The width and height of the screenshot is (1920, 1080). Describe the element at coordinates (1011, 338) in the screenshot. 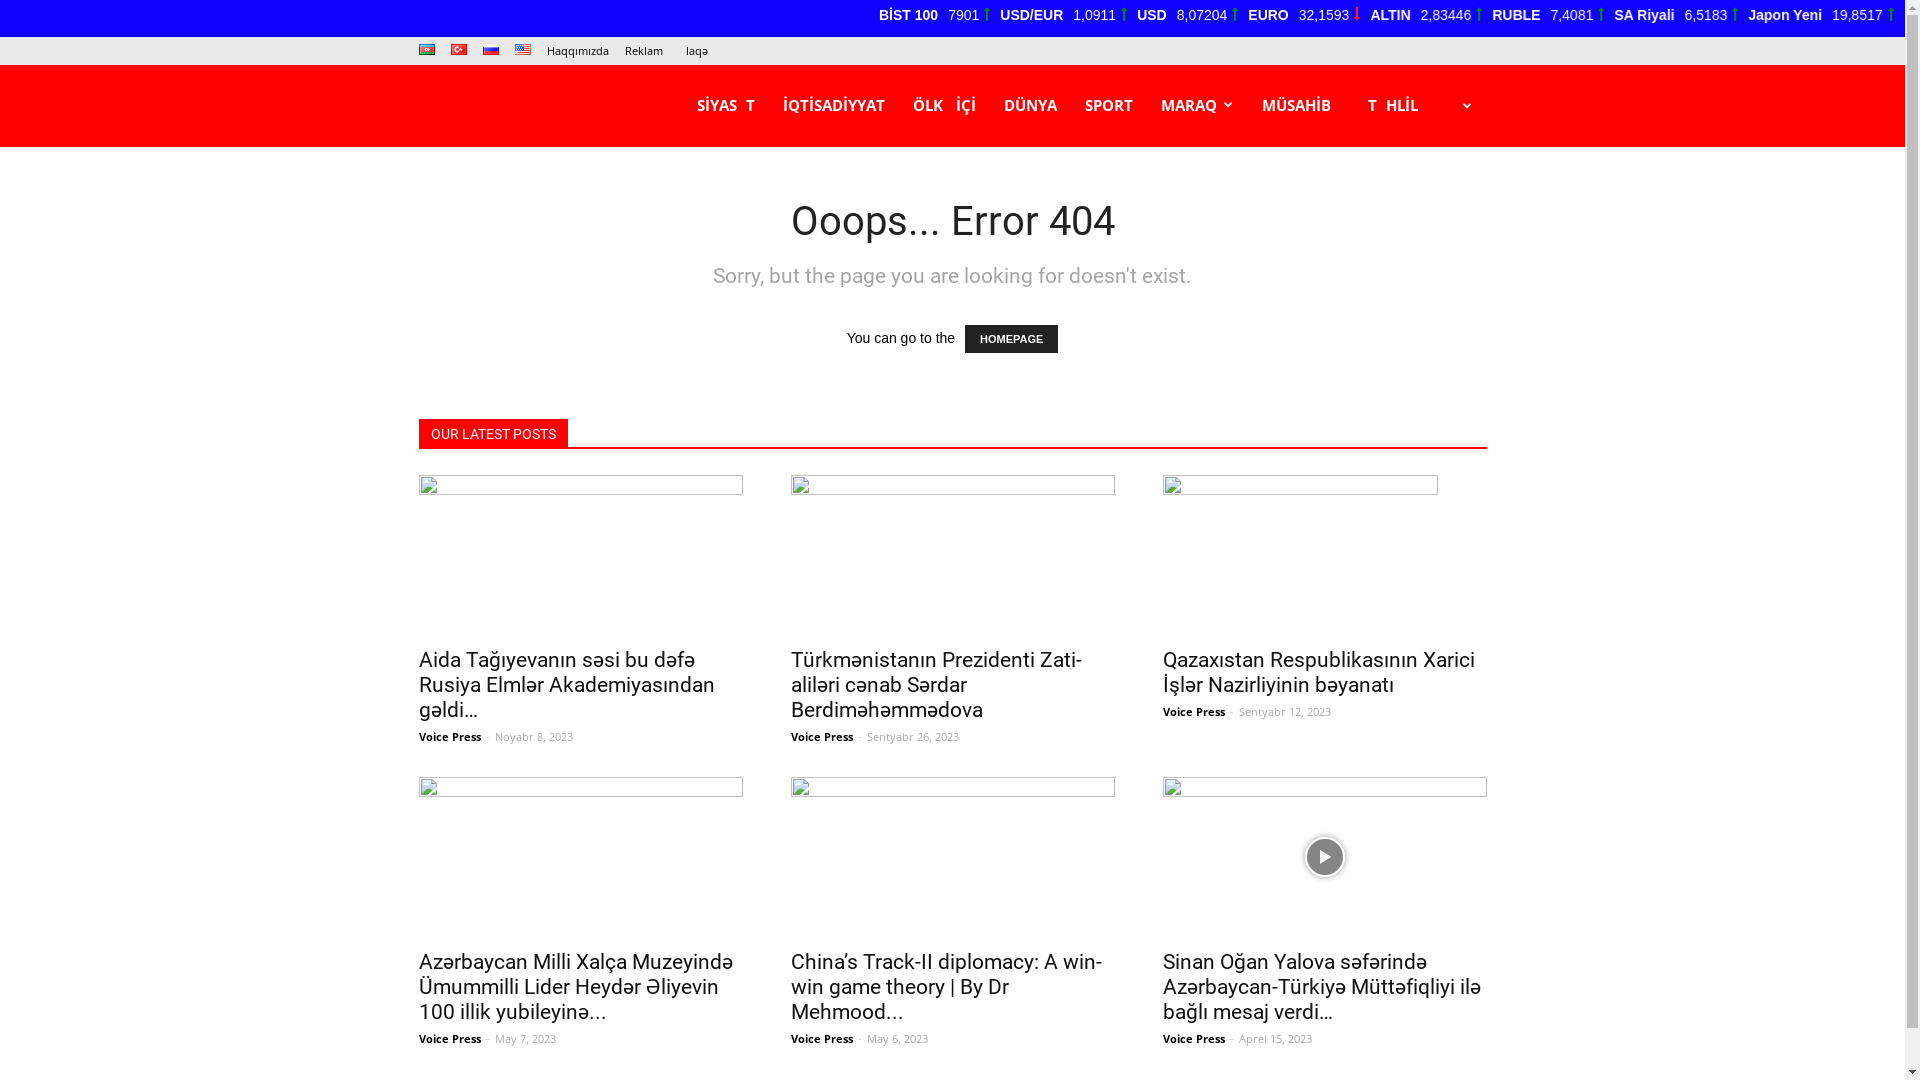

I see `'HOMEPAGE'` at that location.